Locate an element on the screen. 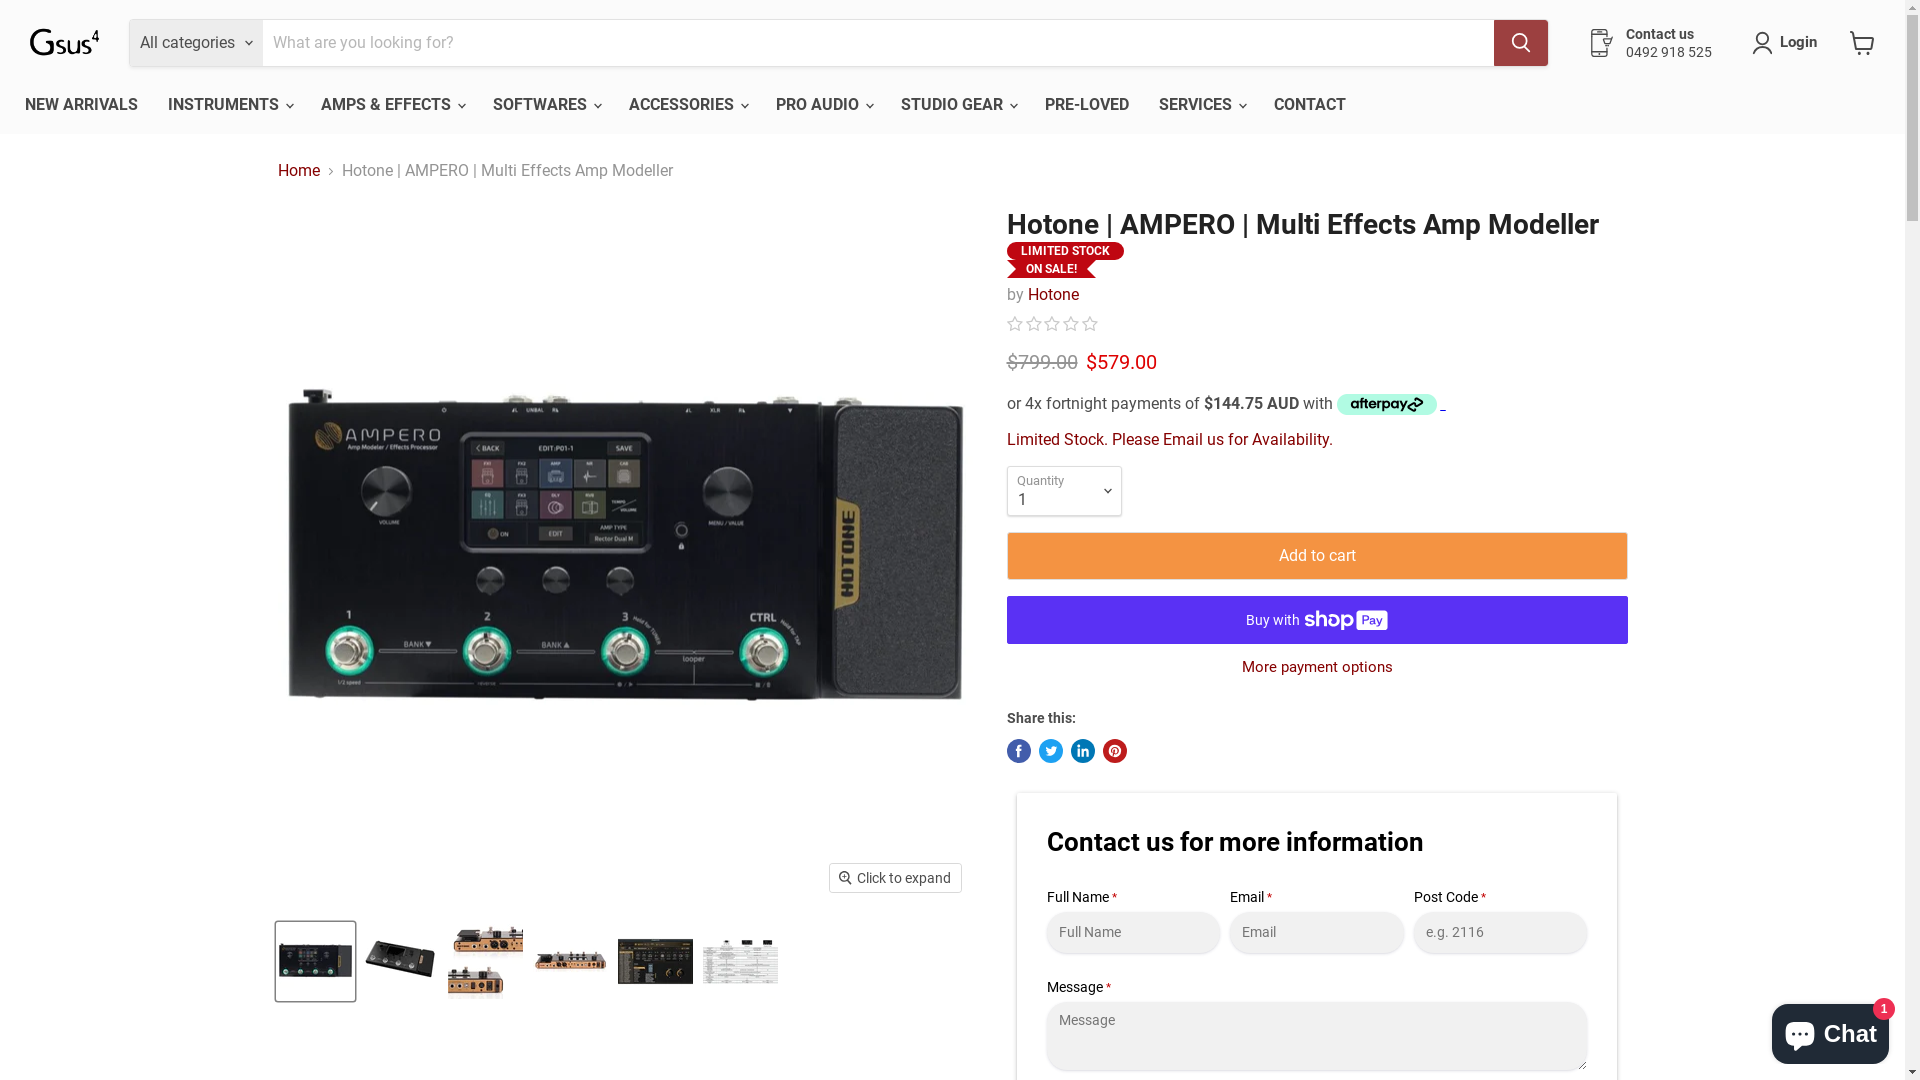  'PRO AUDIO' is located at coordinates (760, 104).